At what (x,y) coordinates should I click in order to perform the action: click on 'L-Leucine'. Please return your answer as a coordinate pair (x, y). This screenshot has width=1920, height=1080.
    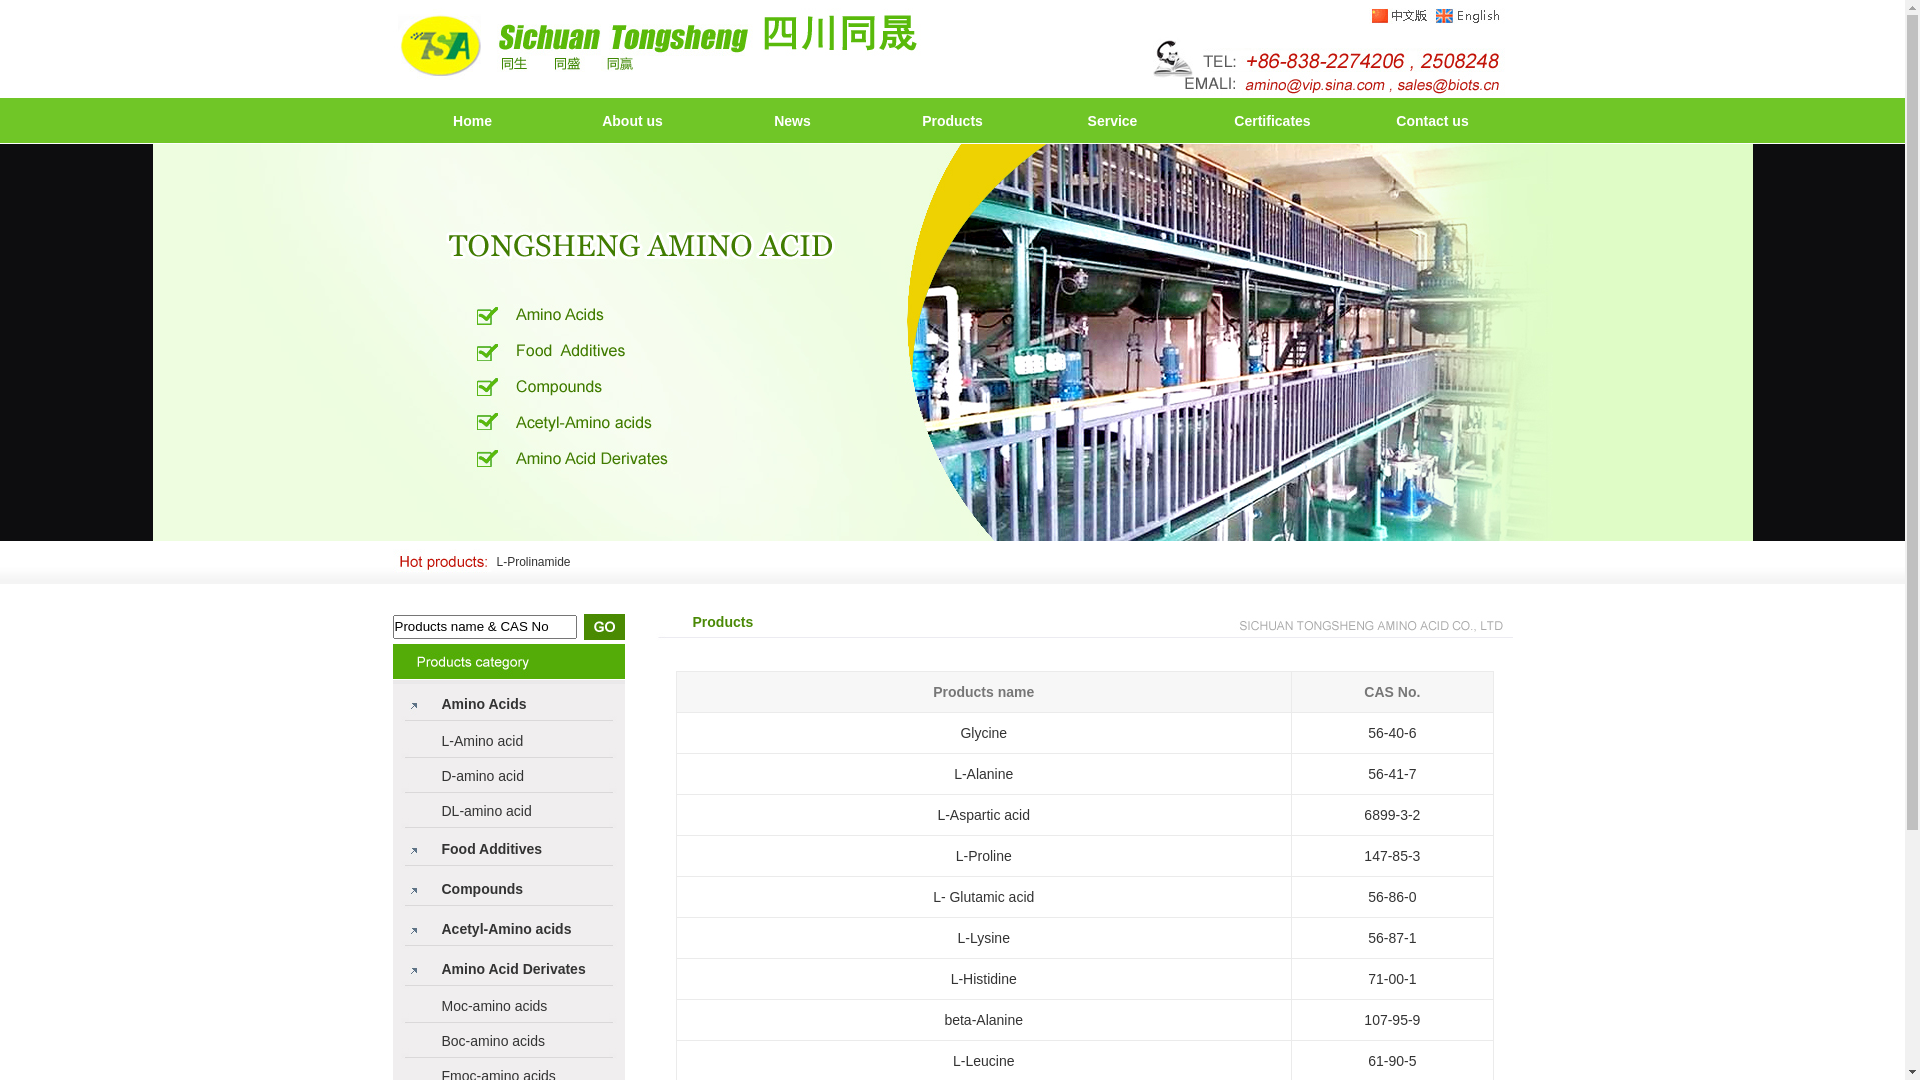
    Looking at the image, I should click on (983, 1059).